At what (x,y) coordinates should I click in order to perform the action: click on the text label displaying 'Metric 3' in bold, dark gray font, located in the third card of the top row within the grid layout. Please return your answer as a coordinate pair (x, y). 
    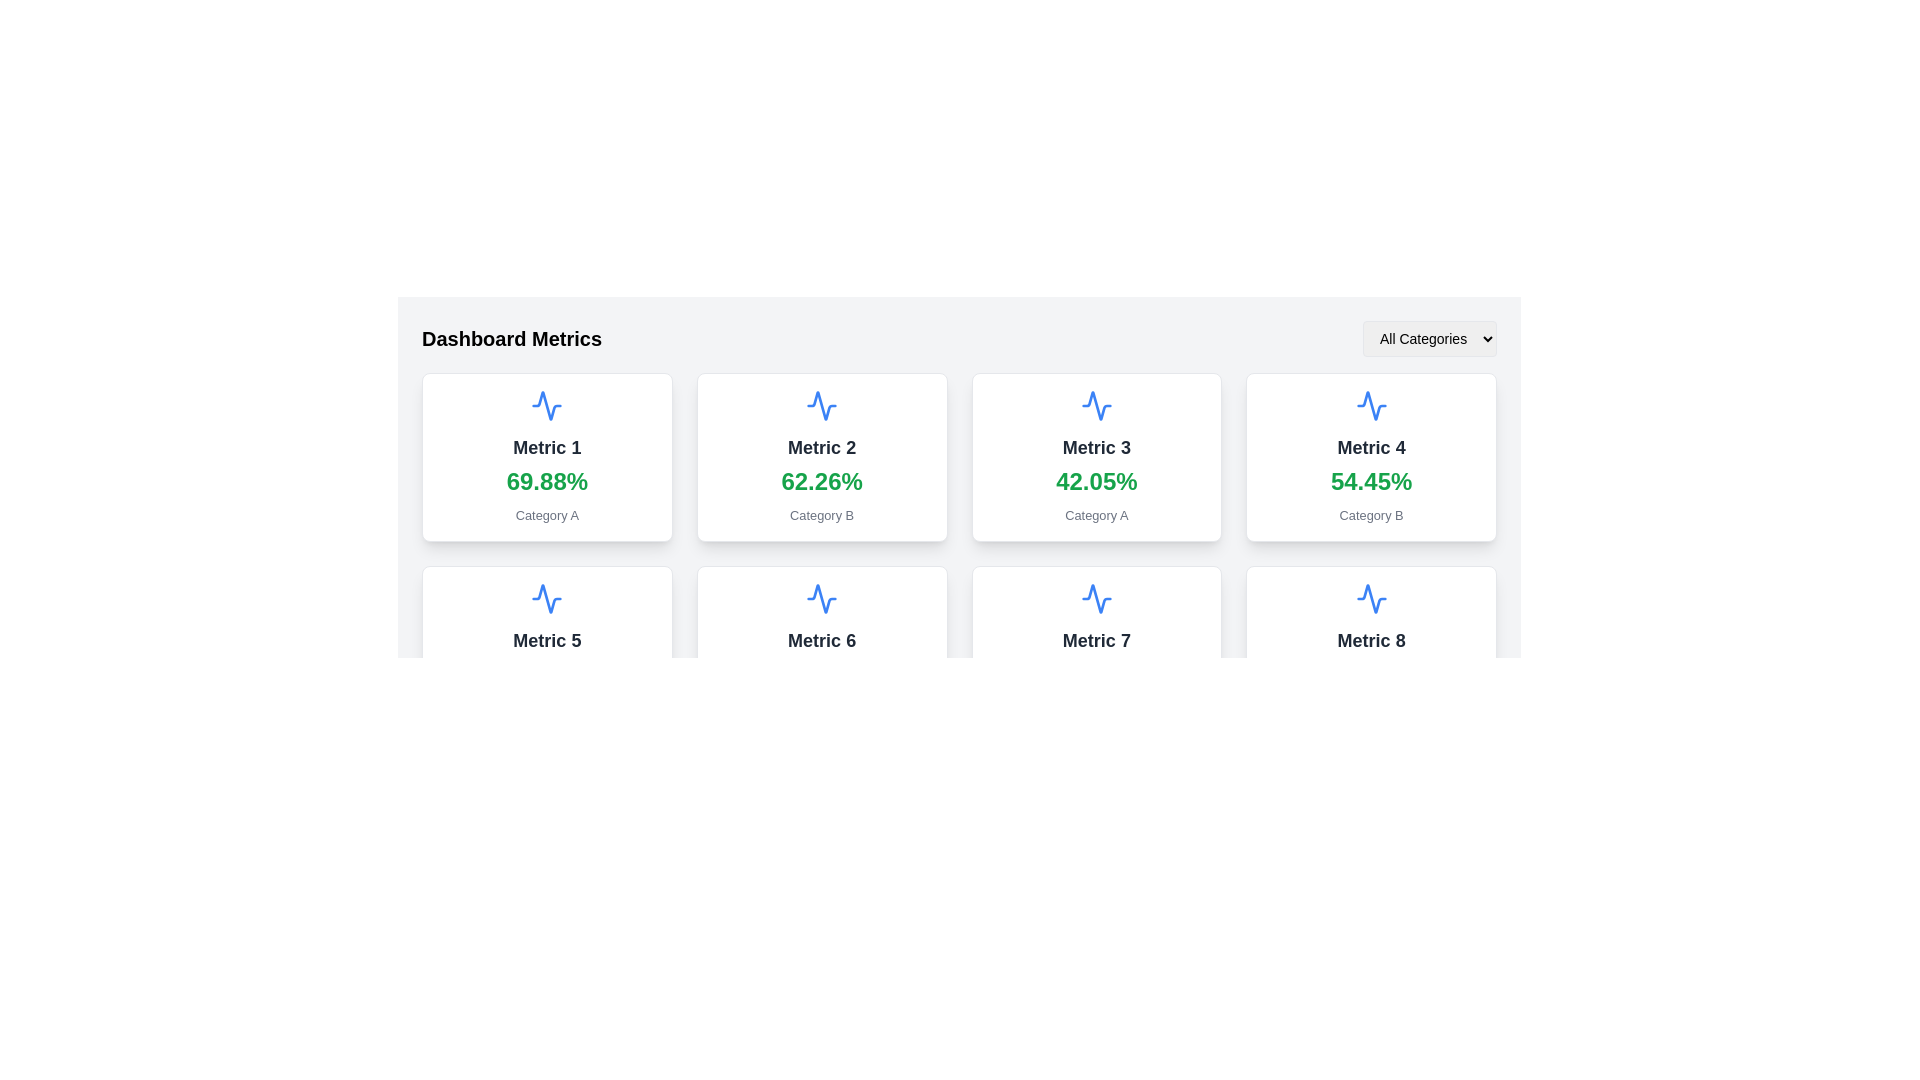
    Looking at the image, I should click on (1095, 446).